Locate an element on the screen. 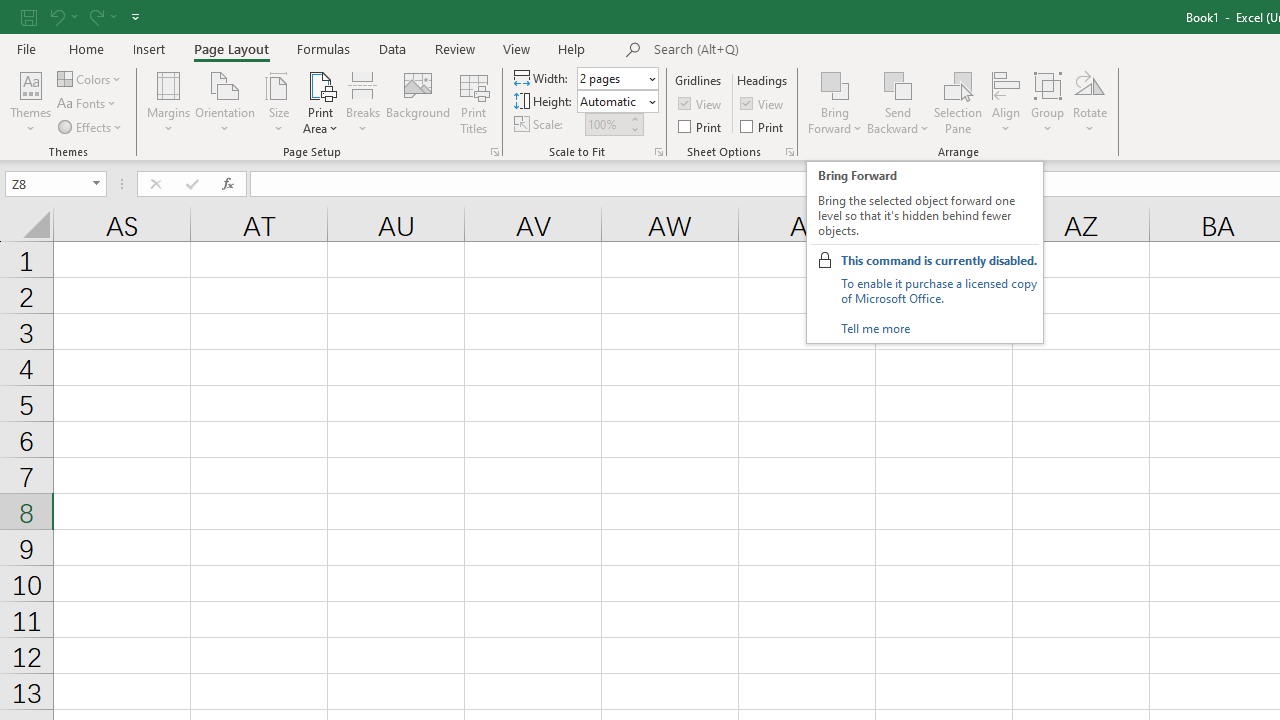  'Margins' is located at coordinates (168, 103).